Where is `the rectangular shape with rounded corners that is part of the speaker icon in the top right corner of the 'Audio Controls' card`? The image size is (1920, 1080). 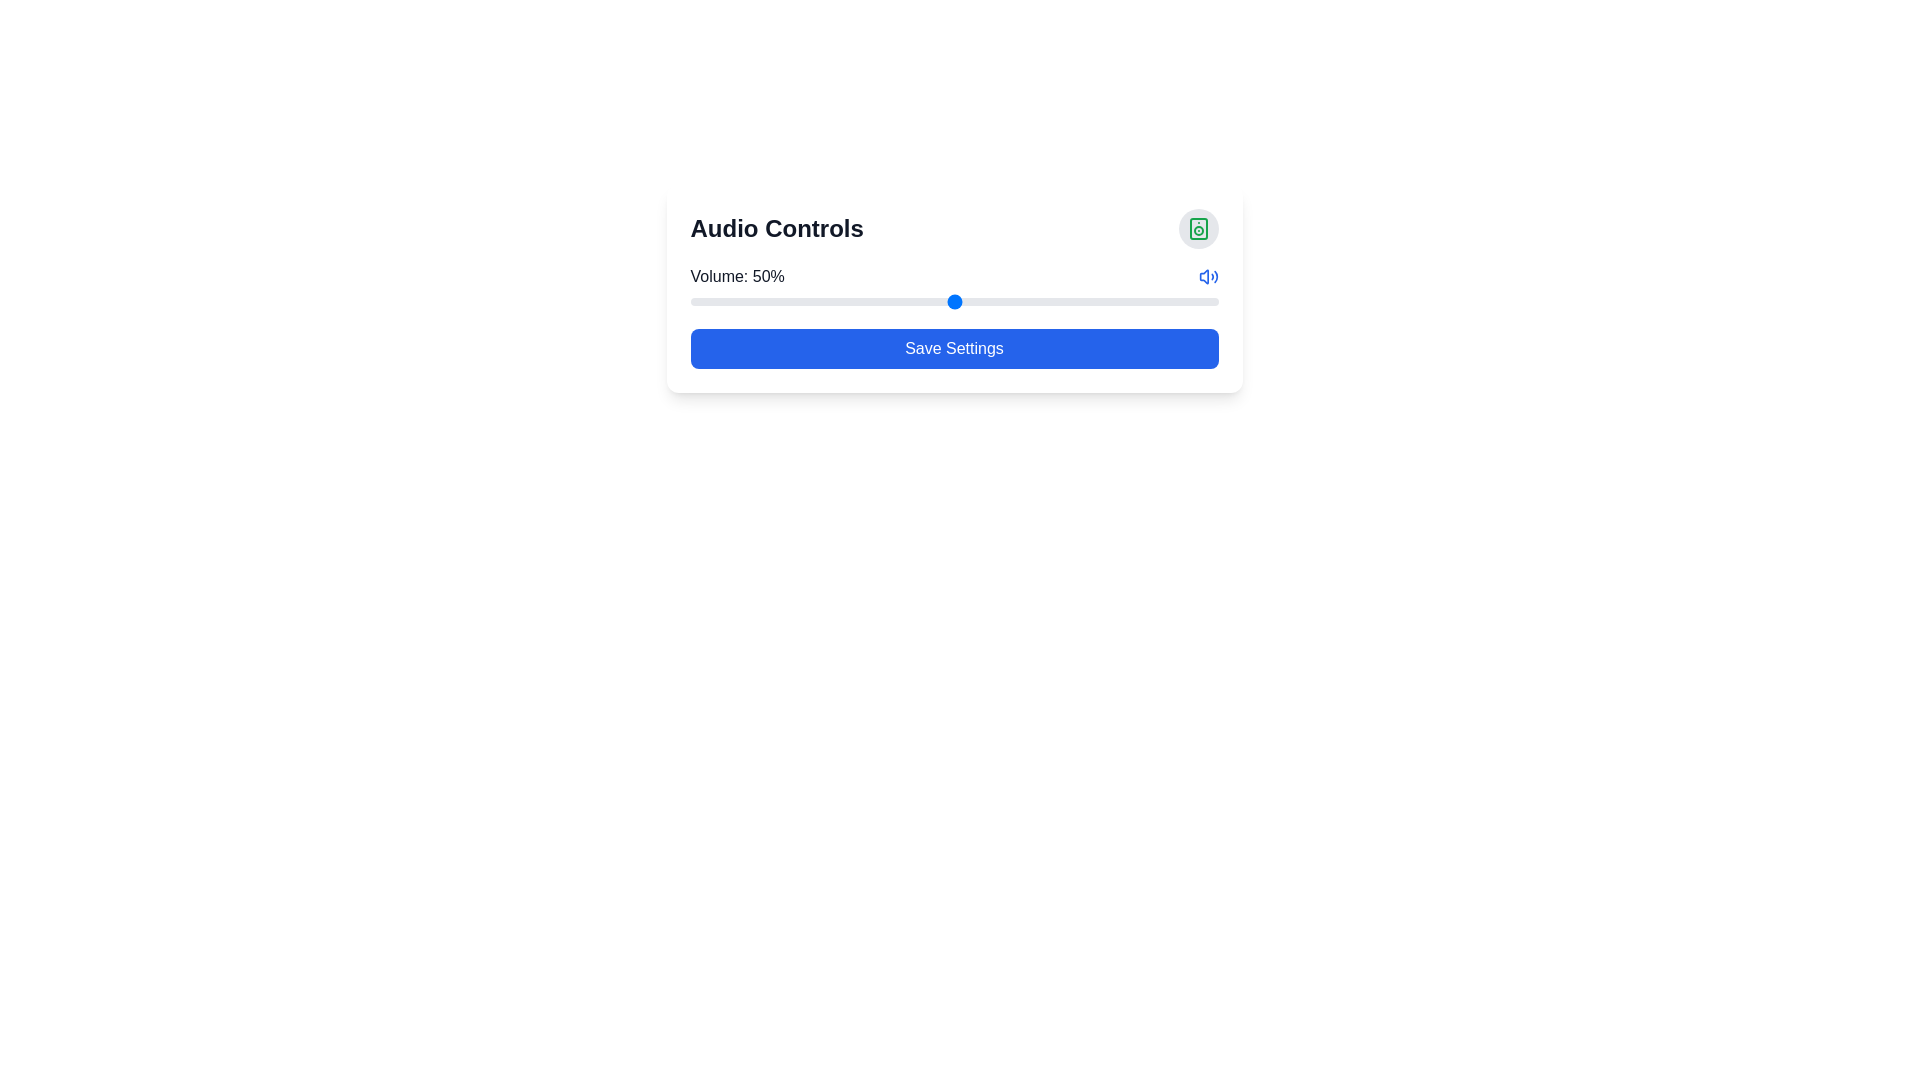
the rectangular shape with rounded corners that is part of the speaker icon in the top right corner of the 'Audio Controls' card is located at coordinates (1198, 227).